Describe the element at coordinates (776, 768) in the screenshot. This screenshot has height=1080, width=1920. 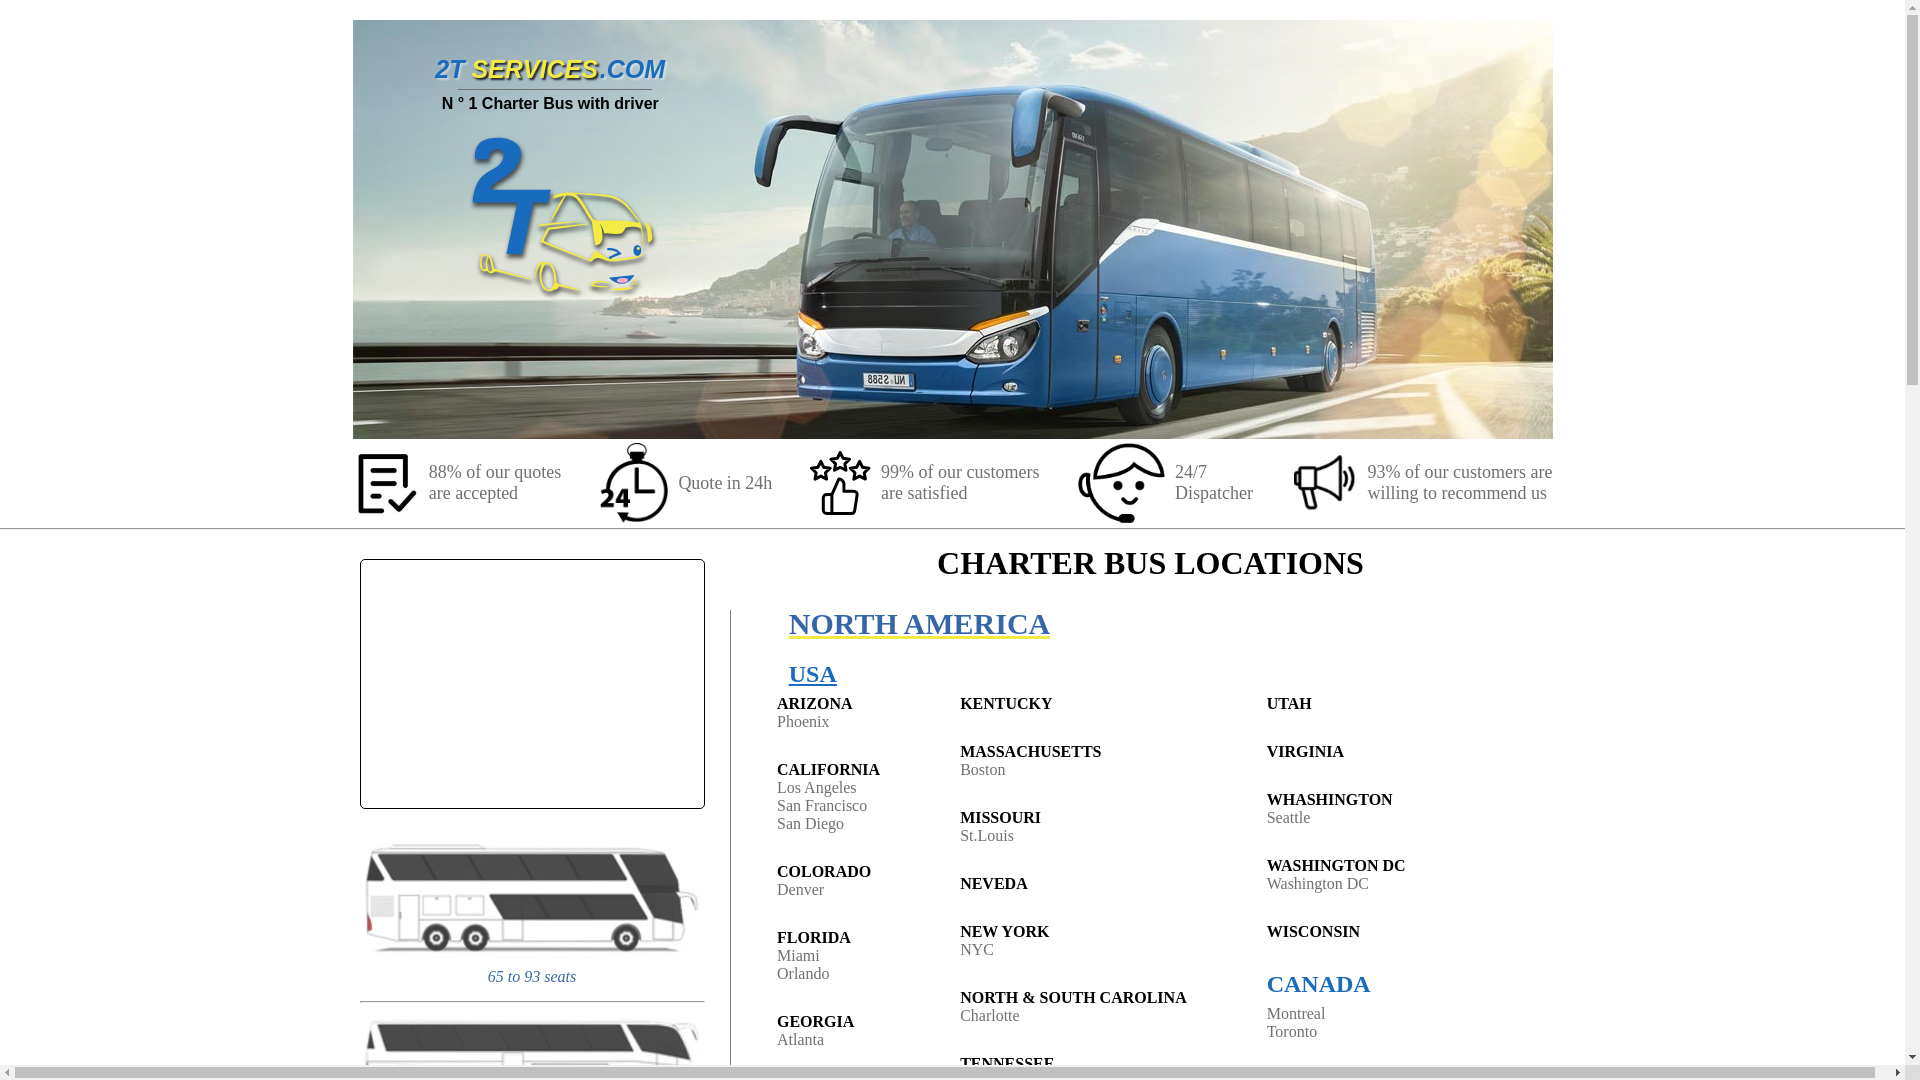
I see `'CALIFORNIA'` at that location.